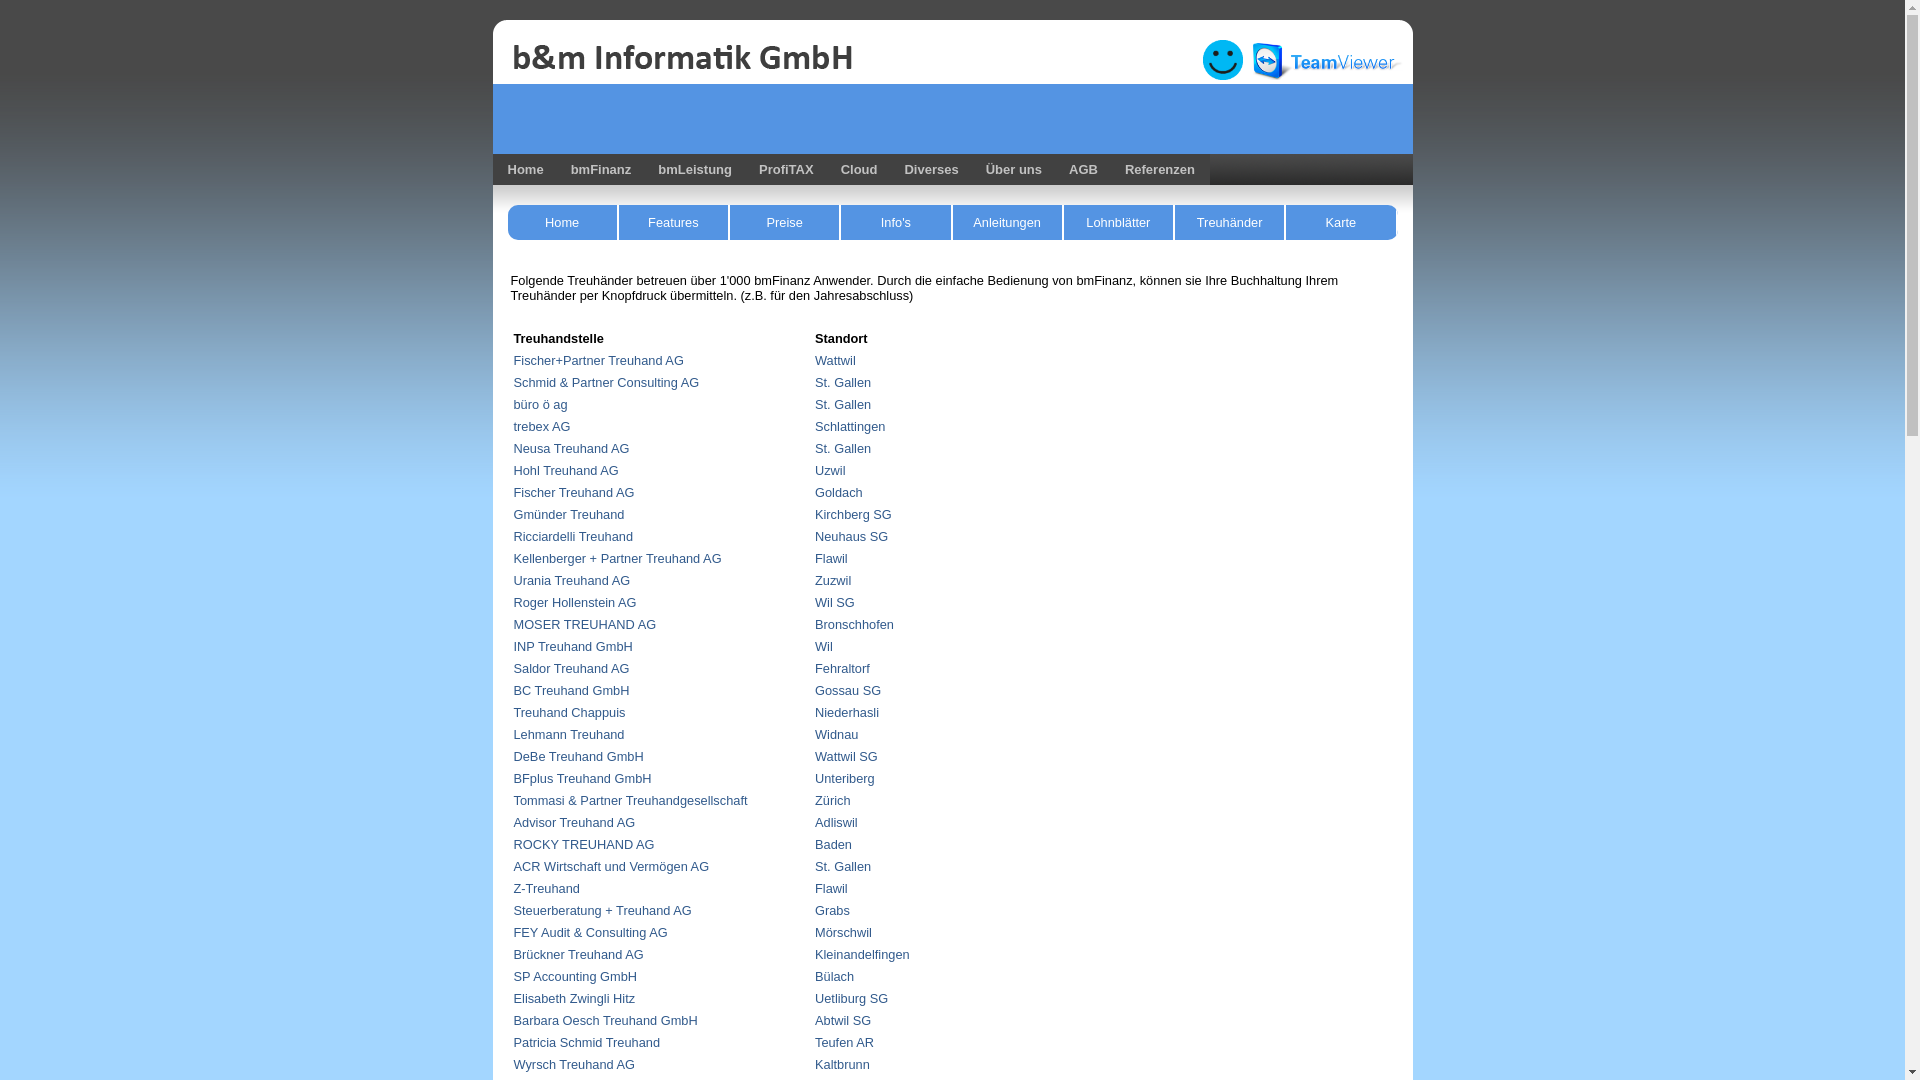 Image resolution: width=1920 pixels, height=1080 pixels. What do you see at coordinates (1286, 222) in the screenshot?
I see `'Karte'` at bounding box center [1286, 222].